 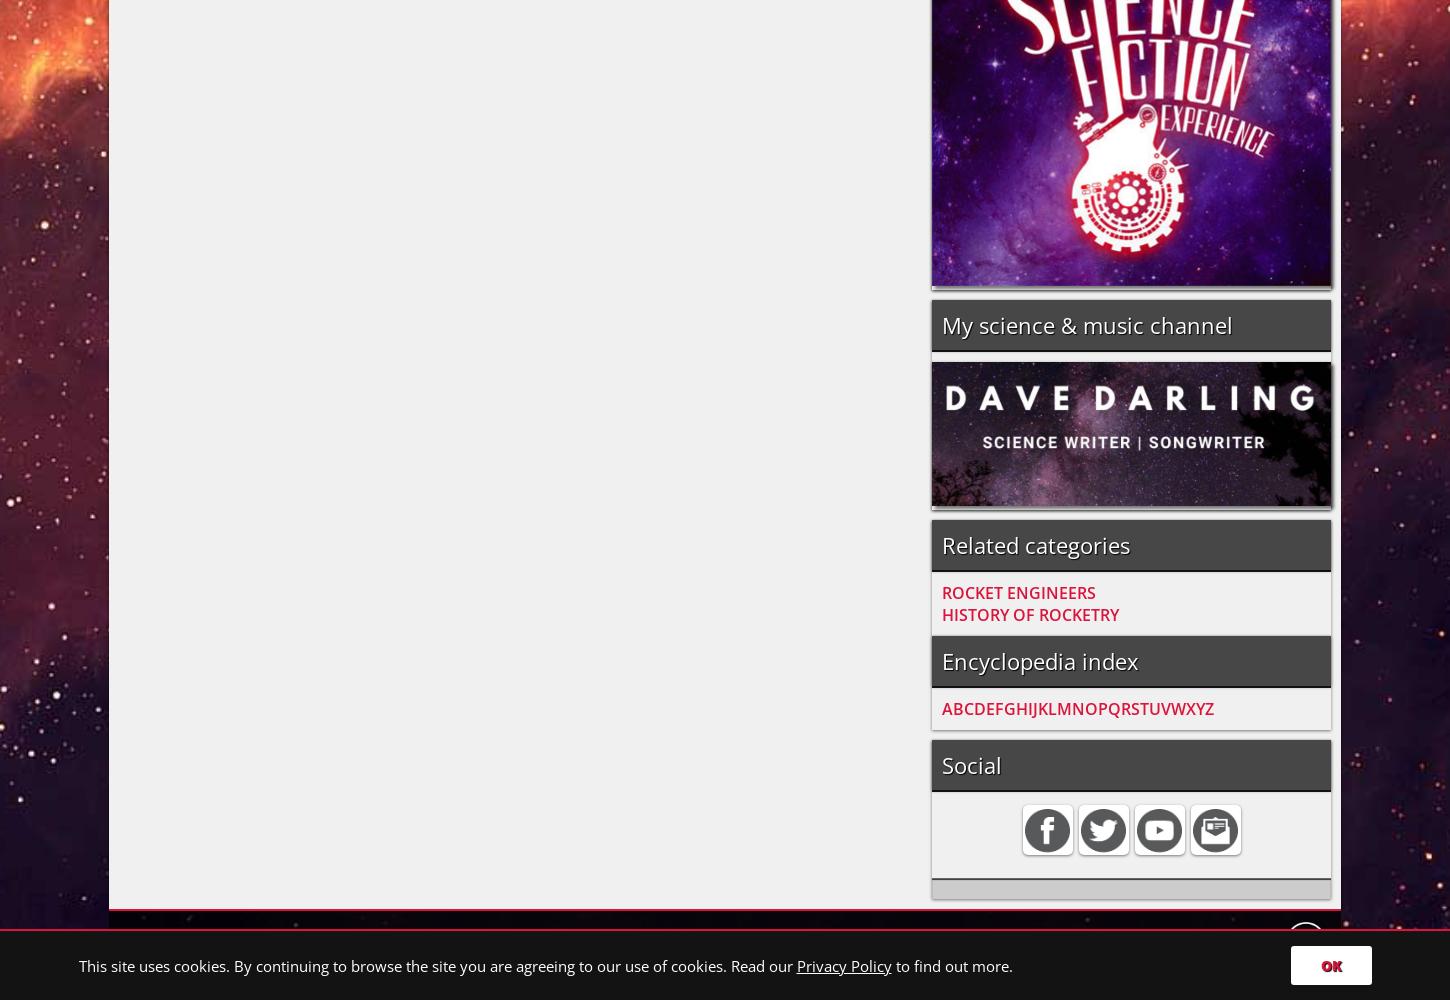 What do you see at coordinates (941, 591) in the screenshot?
I see `'ROCKET 
              ENGINEERS'` at bounding box center [941, 591].